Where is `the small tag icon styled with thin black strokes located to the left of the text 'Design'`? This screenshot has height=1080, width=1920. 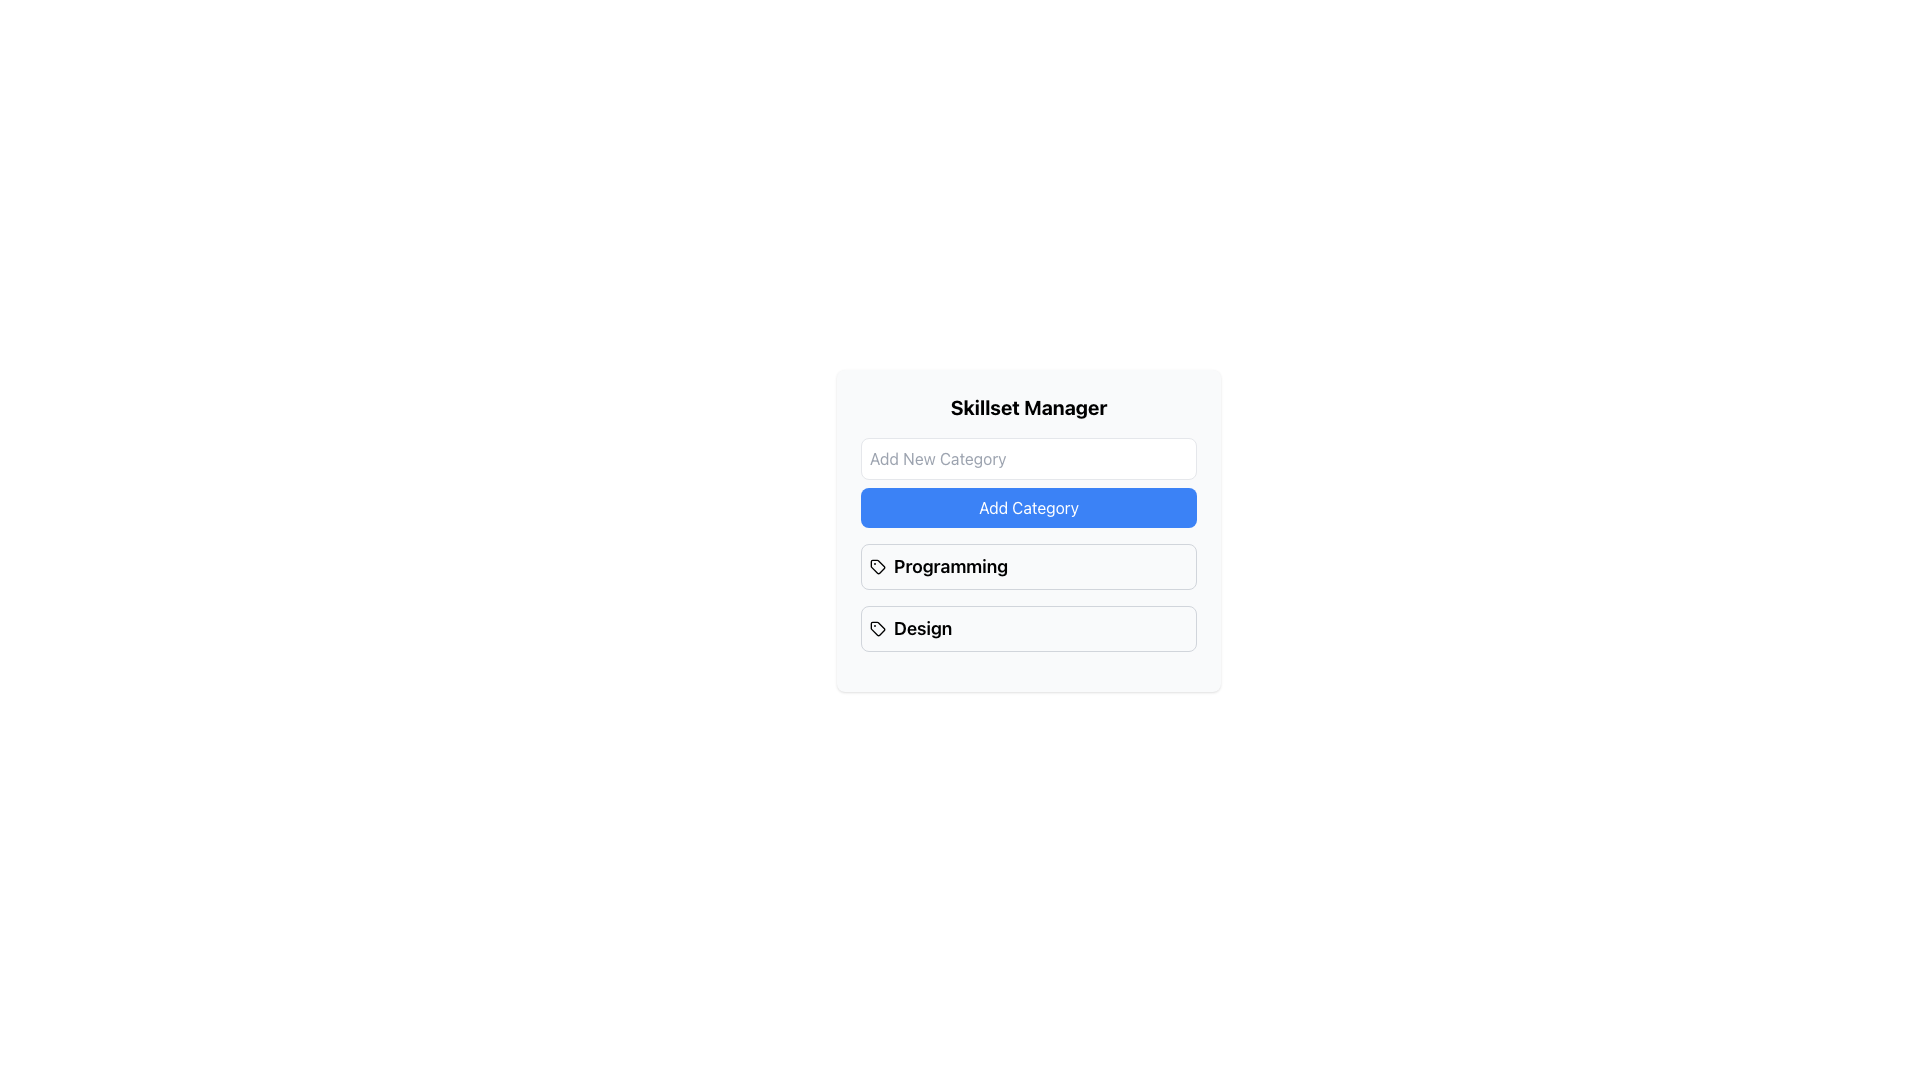
the small tag icon styled with thin black strokes located to the left of the text 'Design' is located at coordinates (878, 627).